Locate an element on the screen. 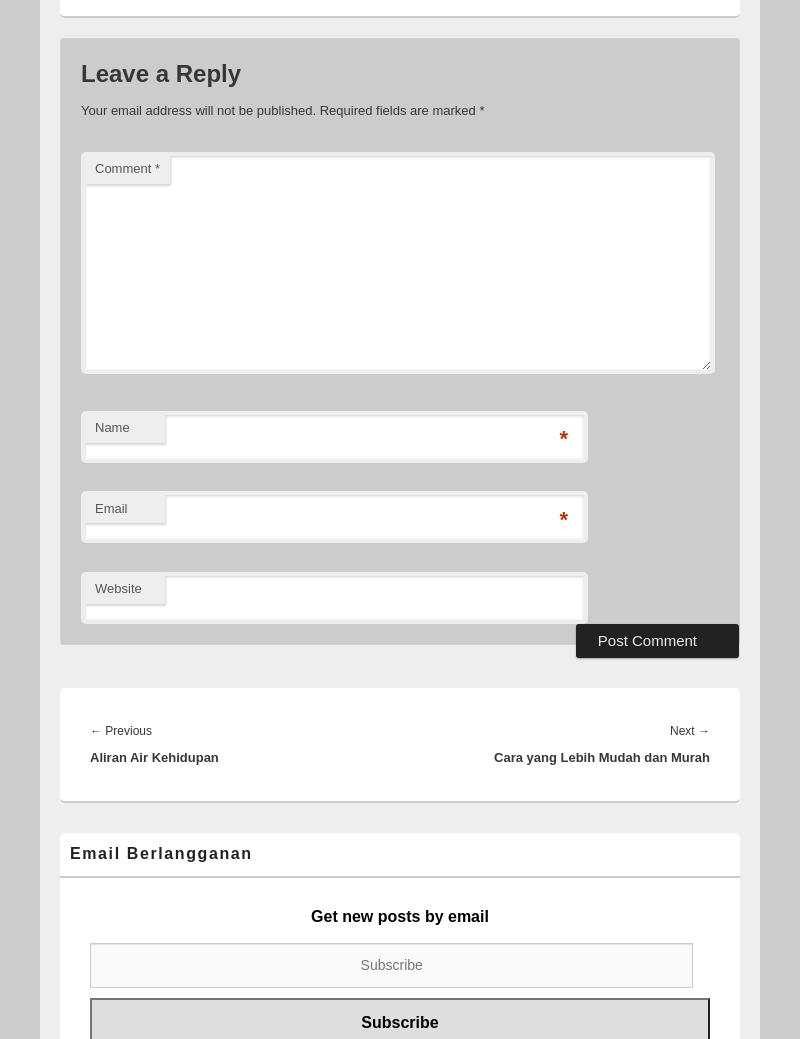  'Email Berlangganan' is located at coordinates (160, 852).